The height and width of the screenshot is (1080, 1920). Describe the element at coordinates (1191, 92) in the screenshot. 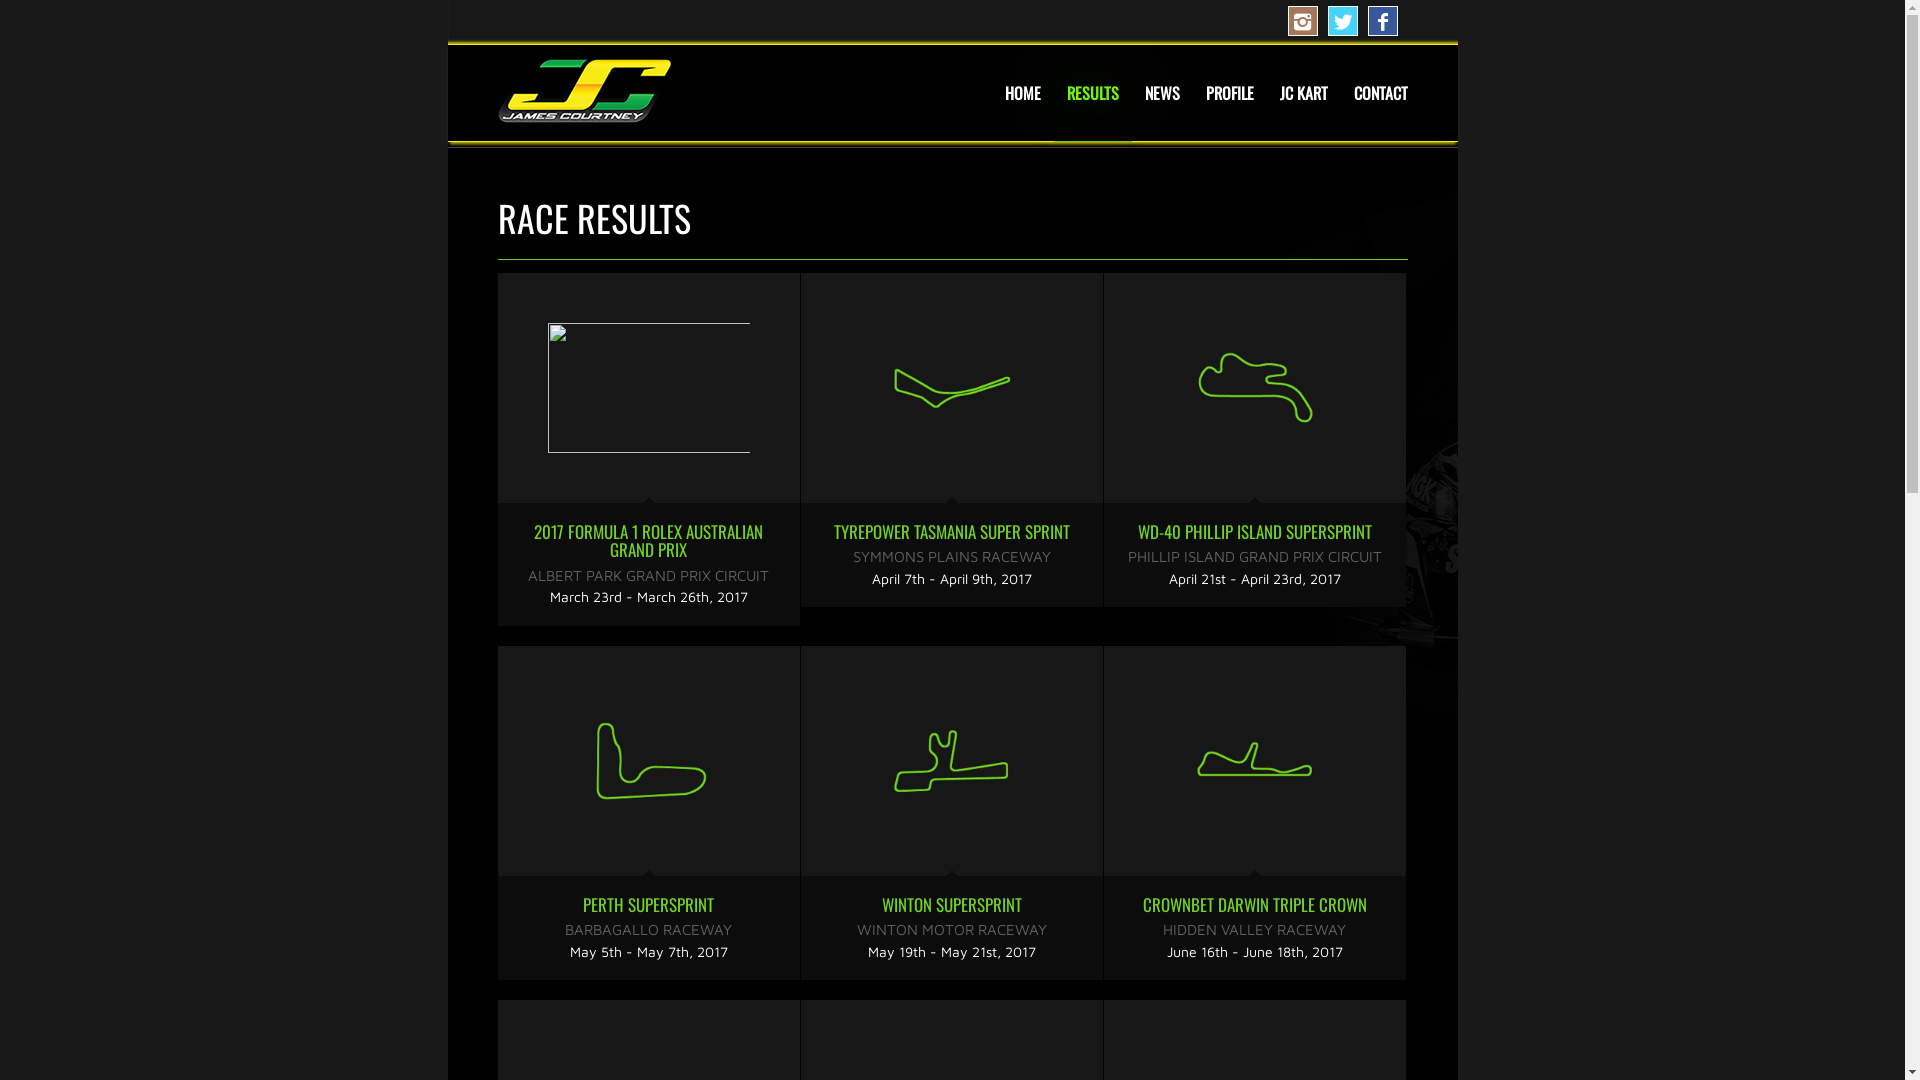

I see `'PROFILE'` at that location.